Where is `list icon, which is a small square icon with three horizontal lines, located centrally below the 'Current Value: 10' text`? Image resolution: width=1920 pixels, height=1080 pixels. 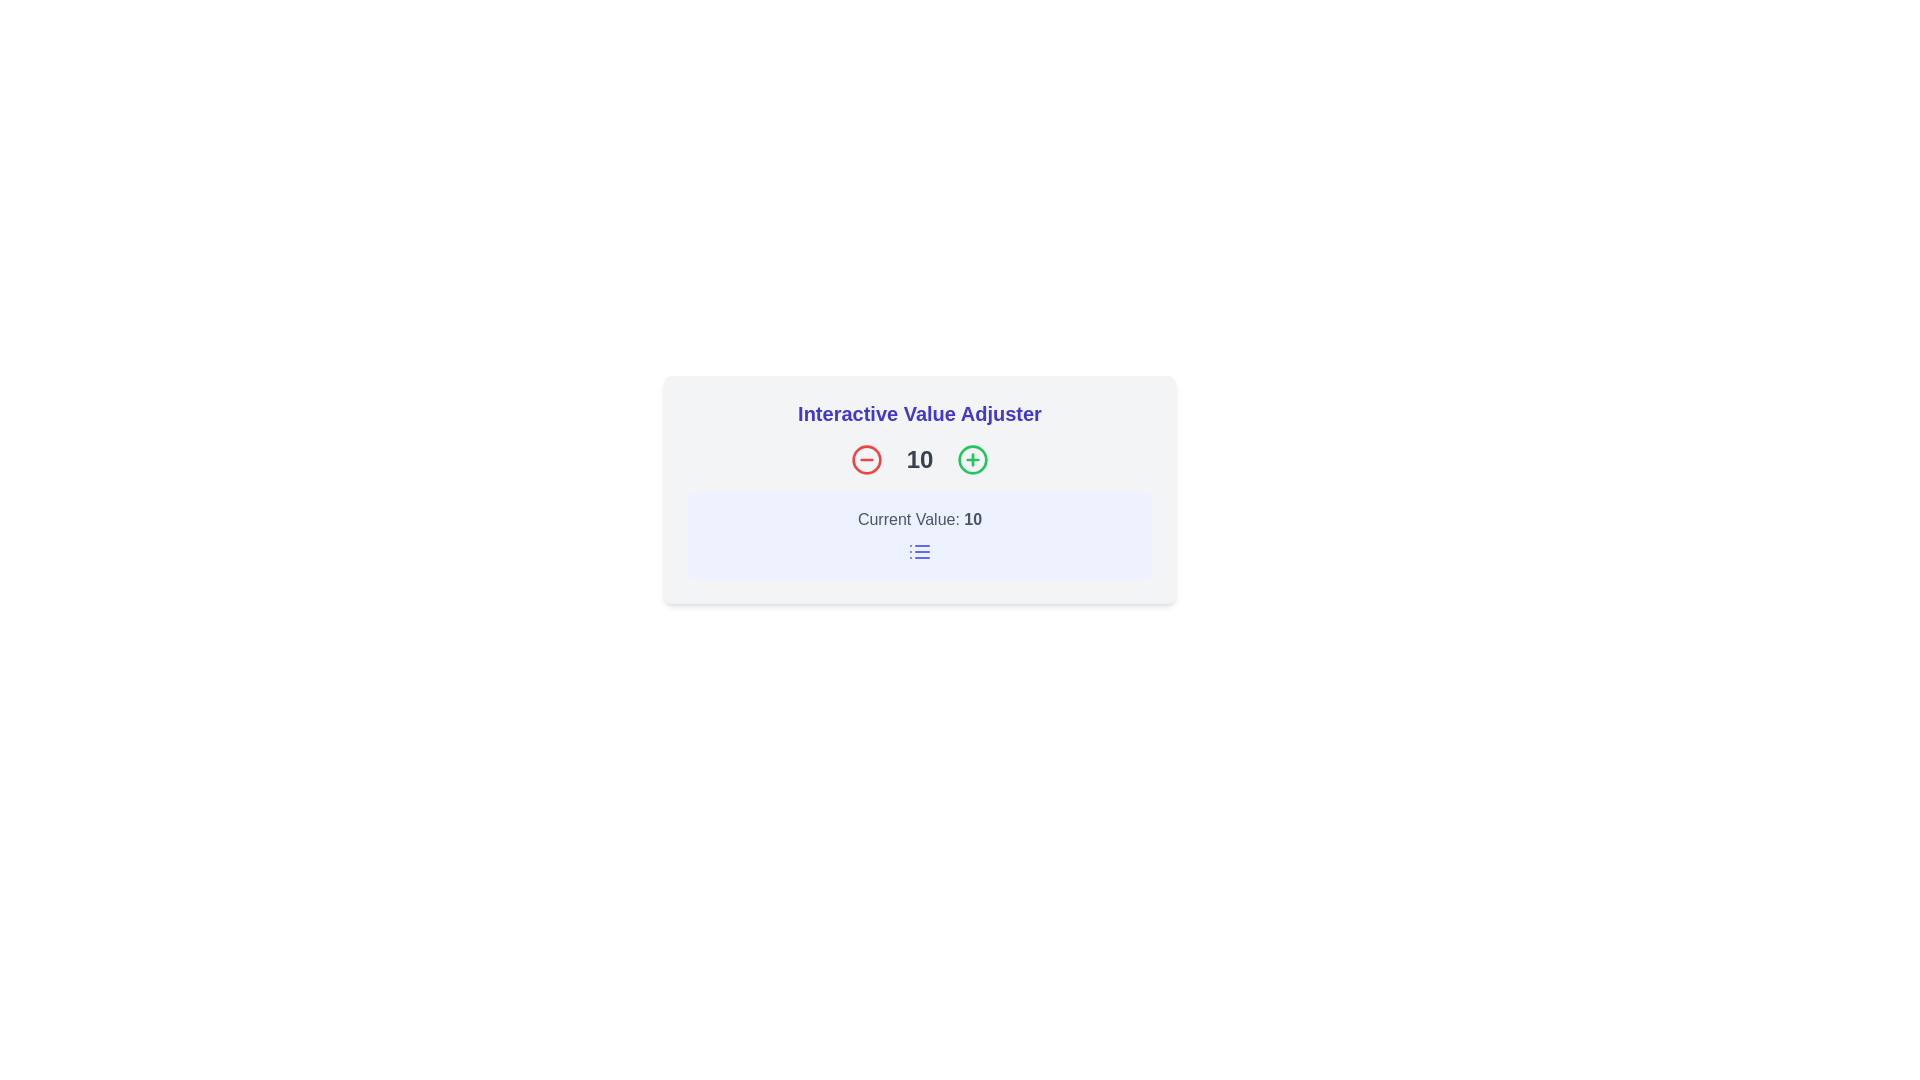
list icon, which is a small square icon with three horizontal lines, located centrally below the 'Current Value: 10' text is located at coordinates (919, 551).